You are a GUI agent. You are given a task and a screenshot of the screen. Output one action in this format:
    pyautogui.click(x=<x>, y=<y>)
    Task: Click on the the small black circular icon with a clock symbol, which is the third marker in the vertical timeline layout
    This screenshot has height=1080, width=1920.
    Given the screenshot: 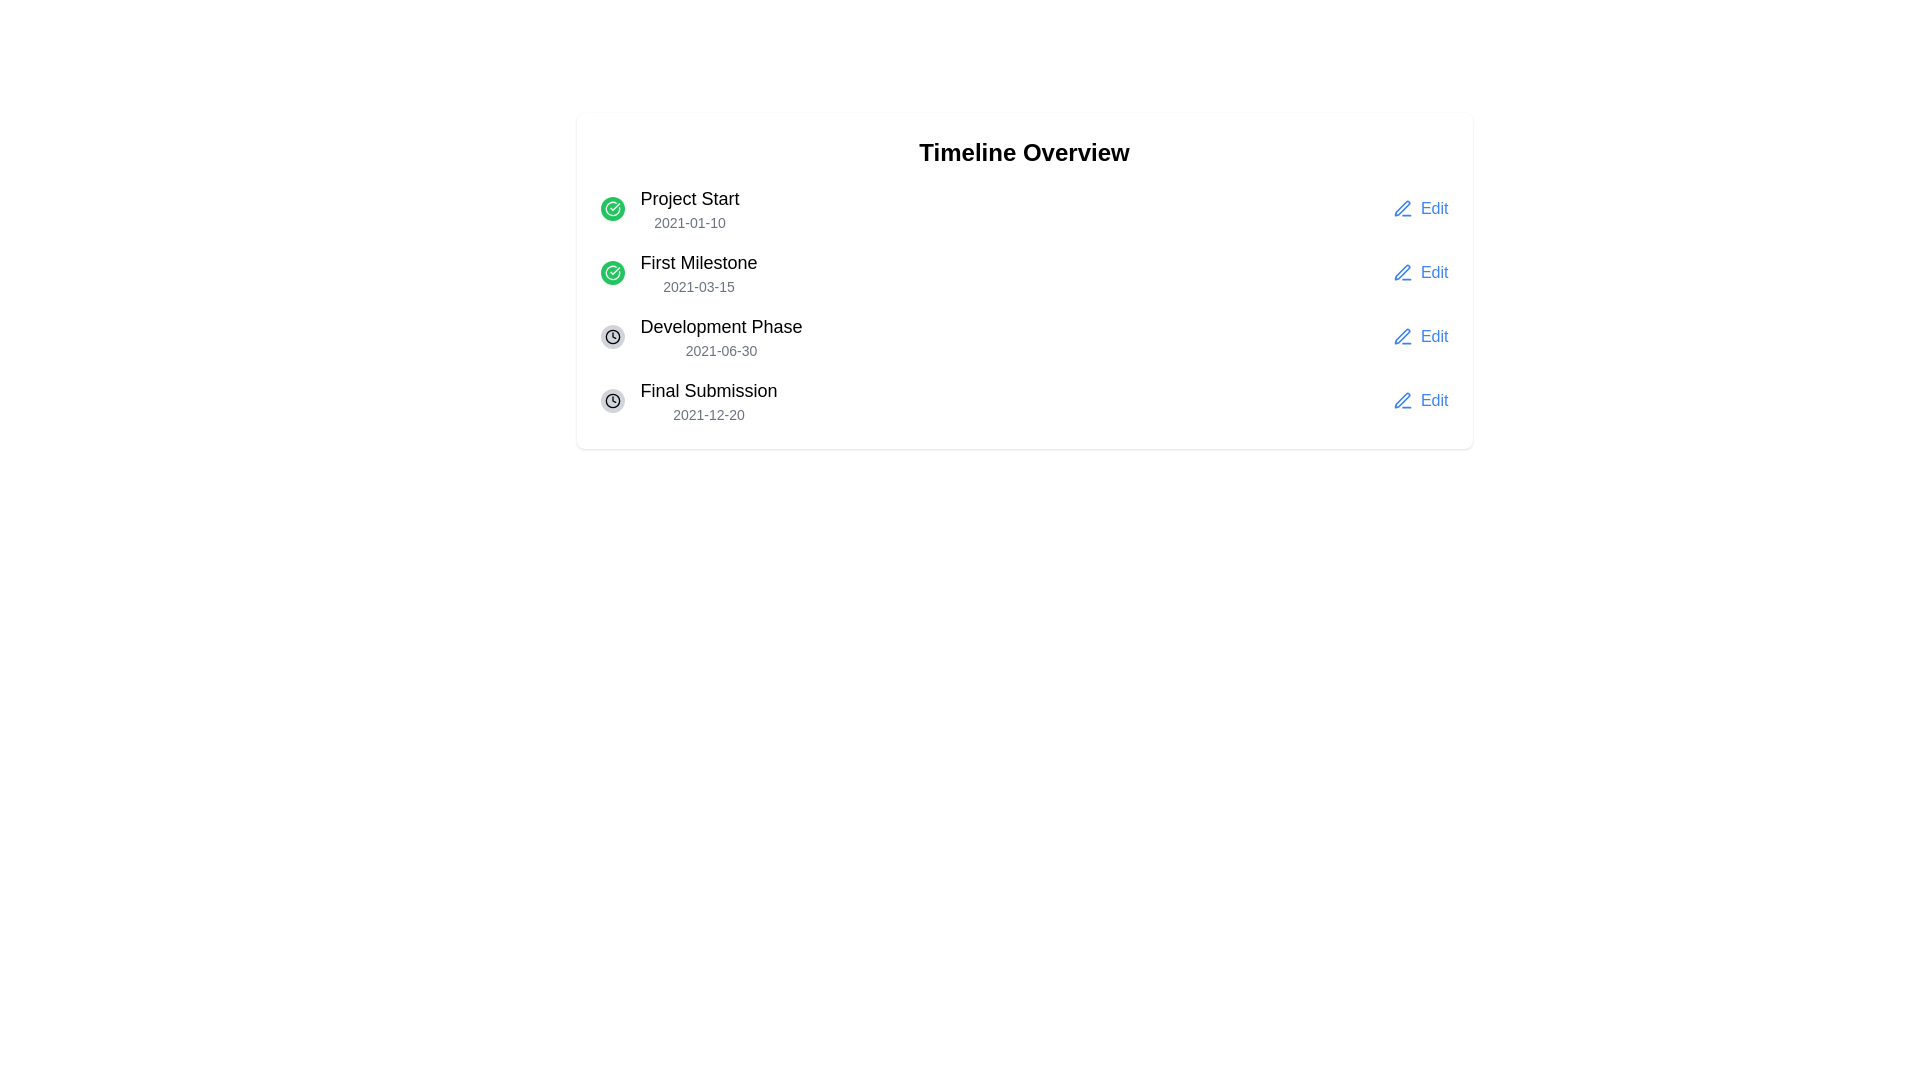 What is the action you would take?
    pyautogui.click(x=611, y=401)
    